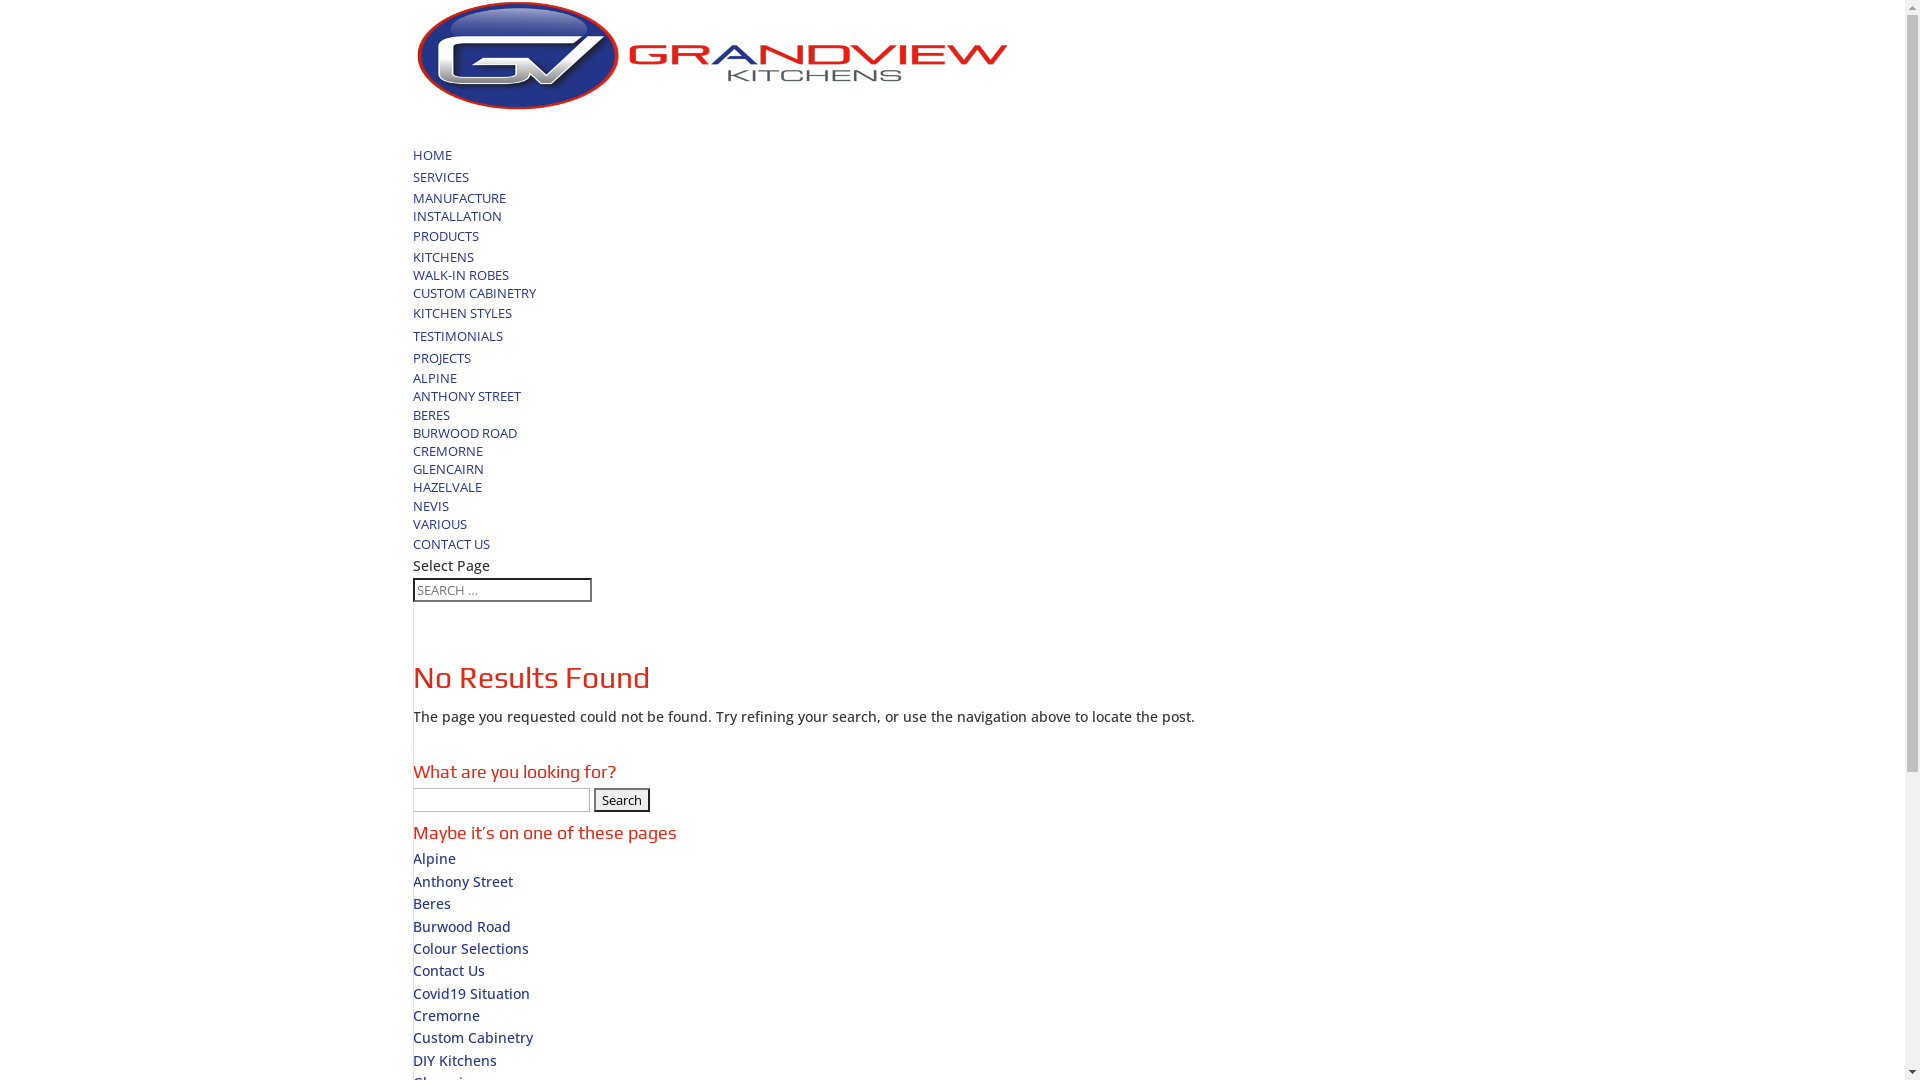 The height and width of the screenshot is (1080, 1920). I want to click on 'ANTHONY STREET', so click(464, 396).